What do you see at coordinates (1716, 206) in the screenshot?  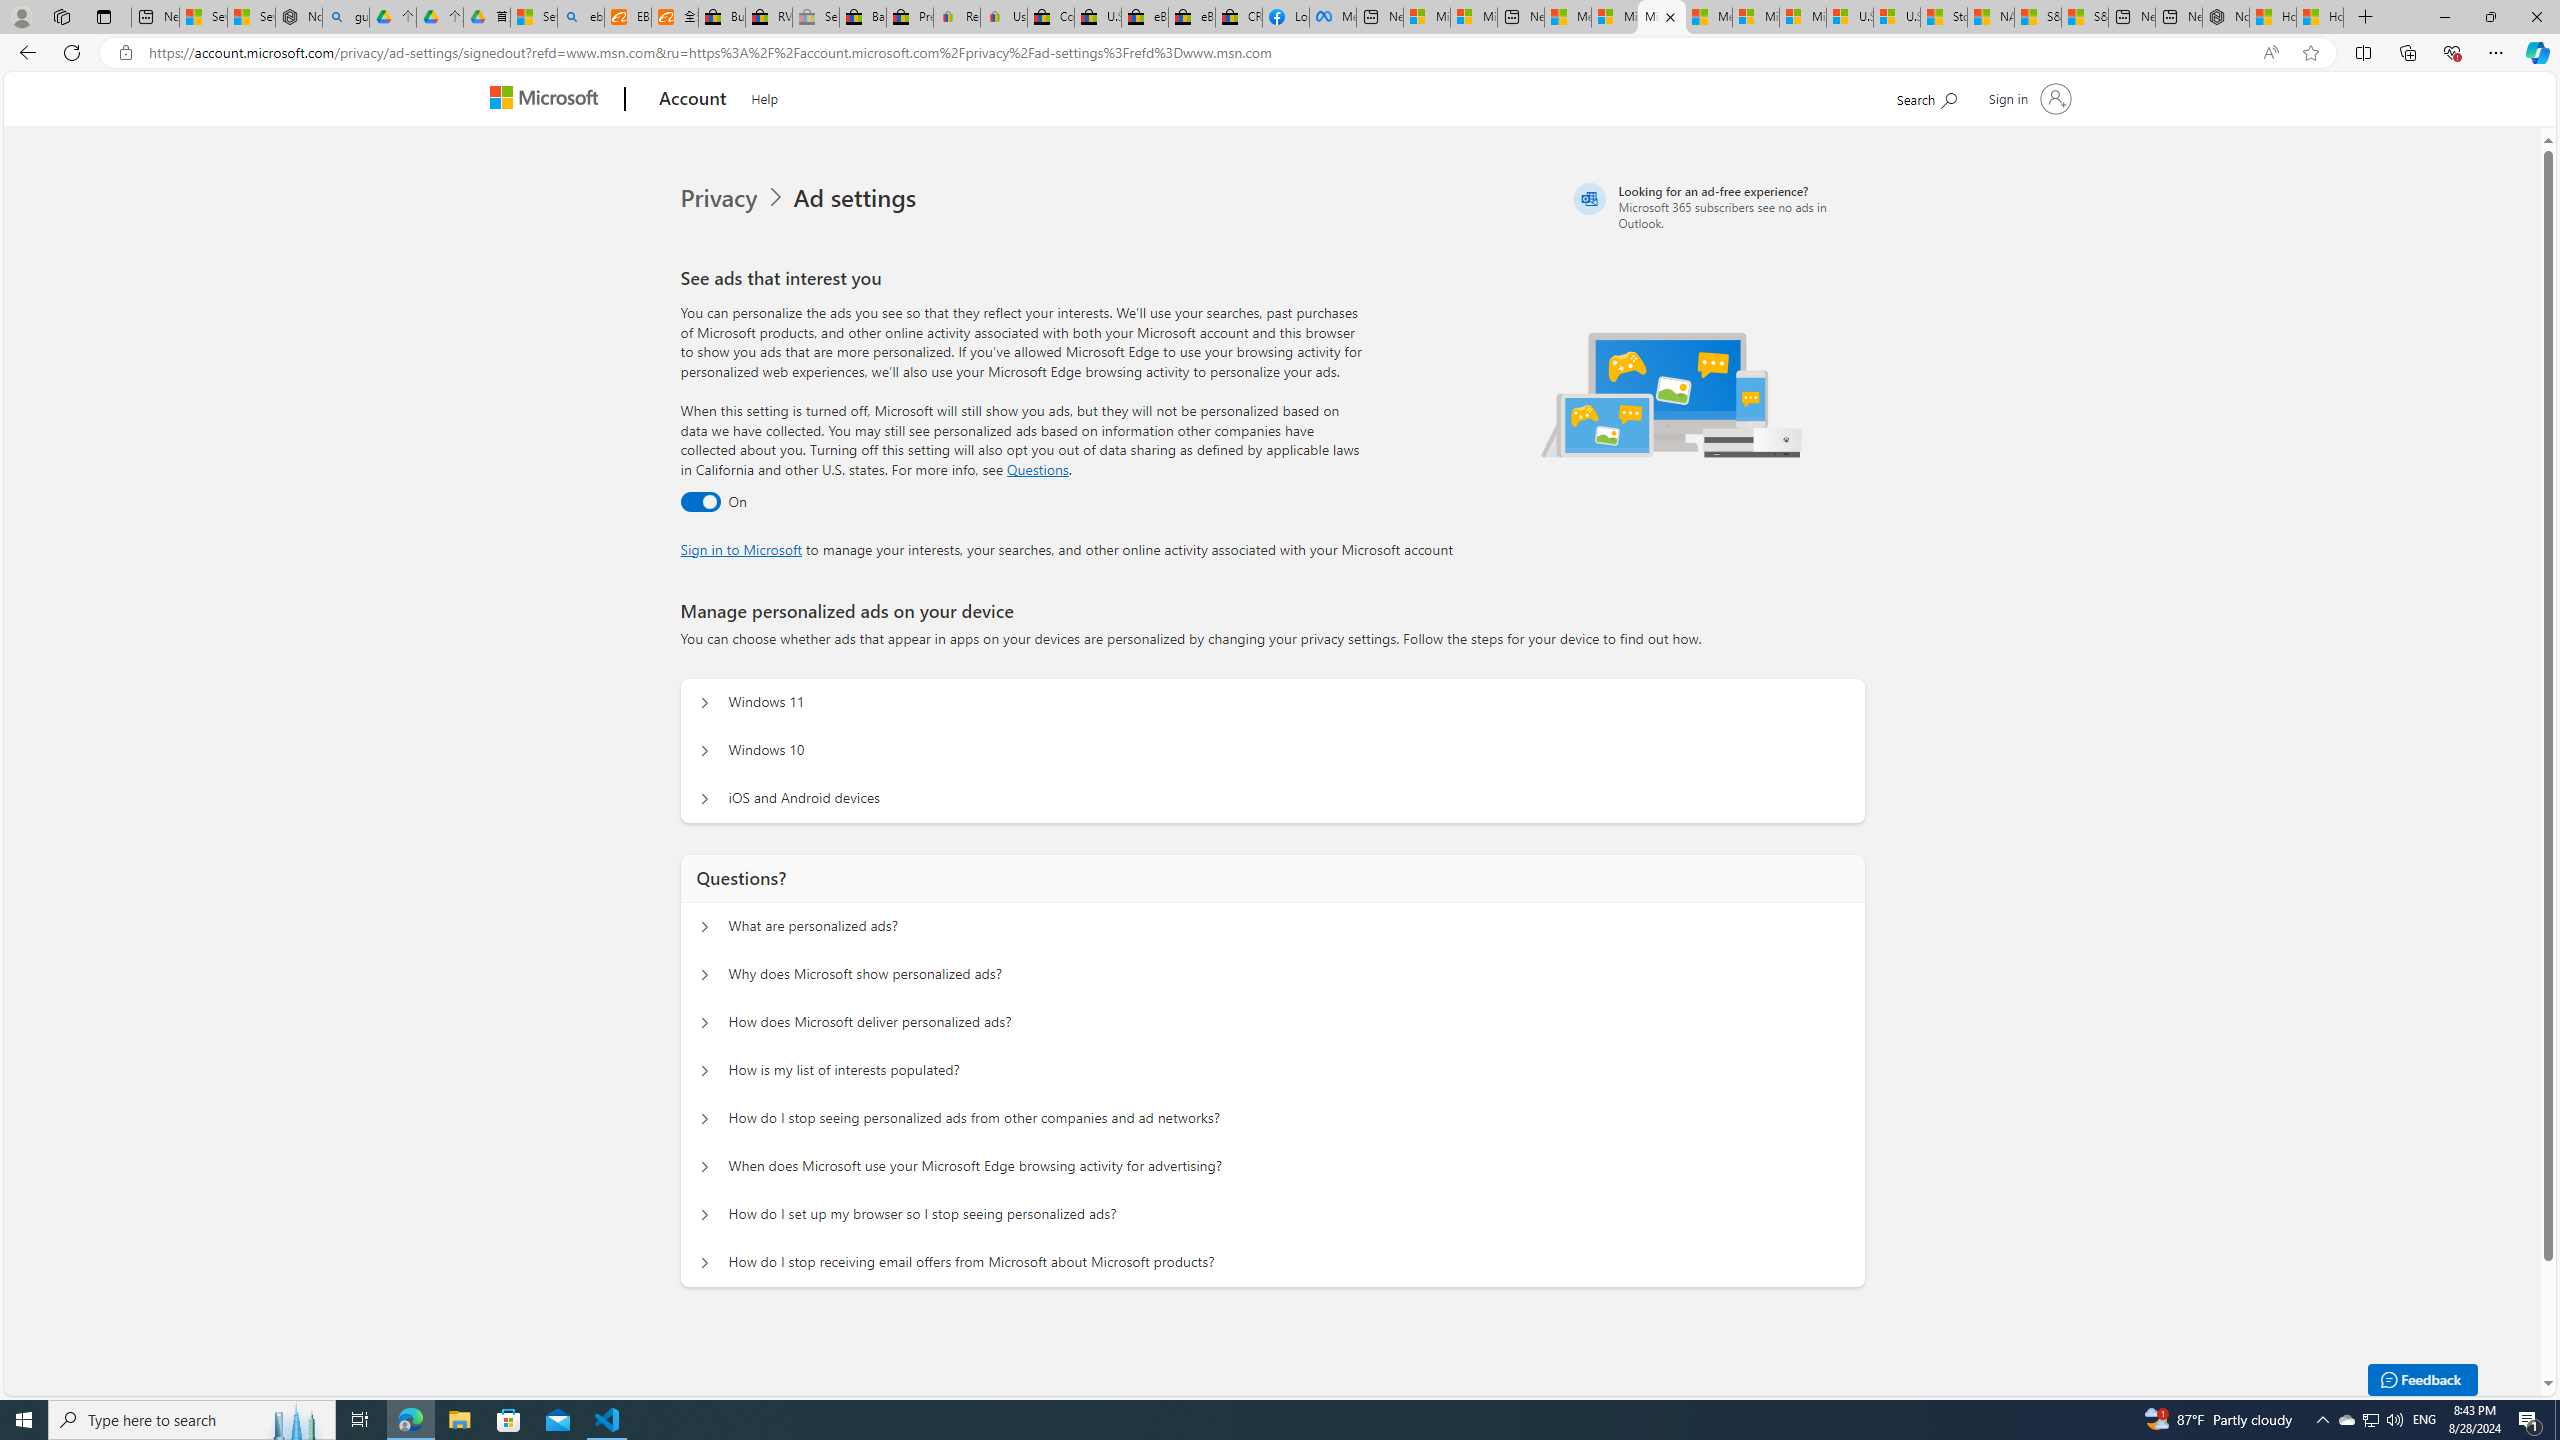 I see `'Looking for an ad-free experience?'` at bounding box center [1716, 206].